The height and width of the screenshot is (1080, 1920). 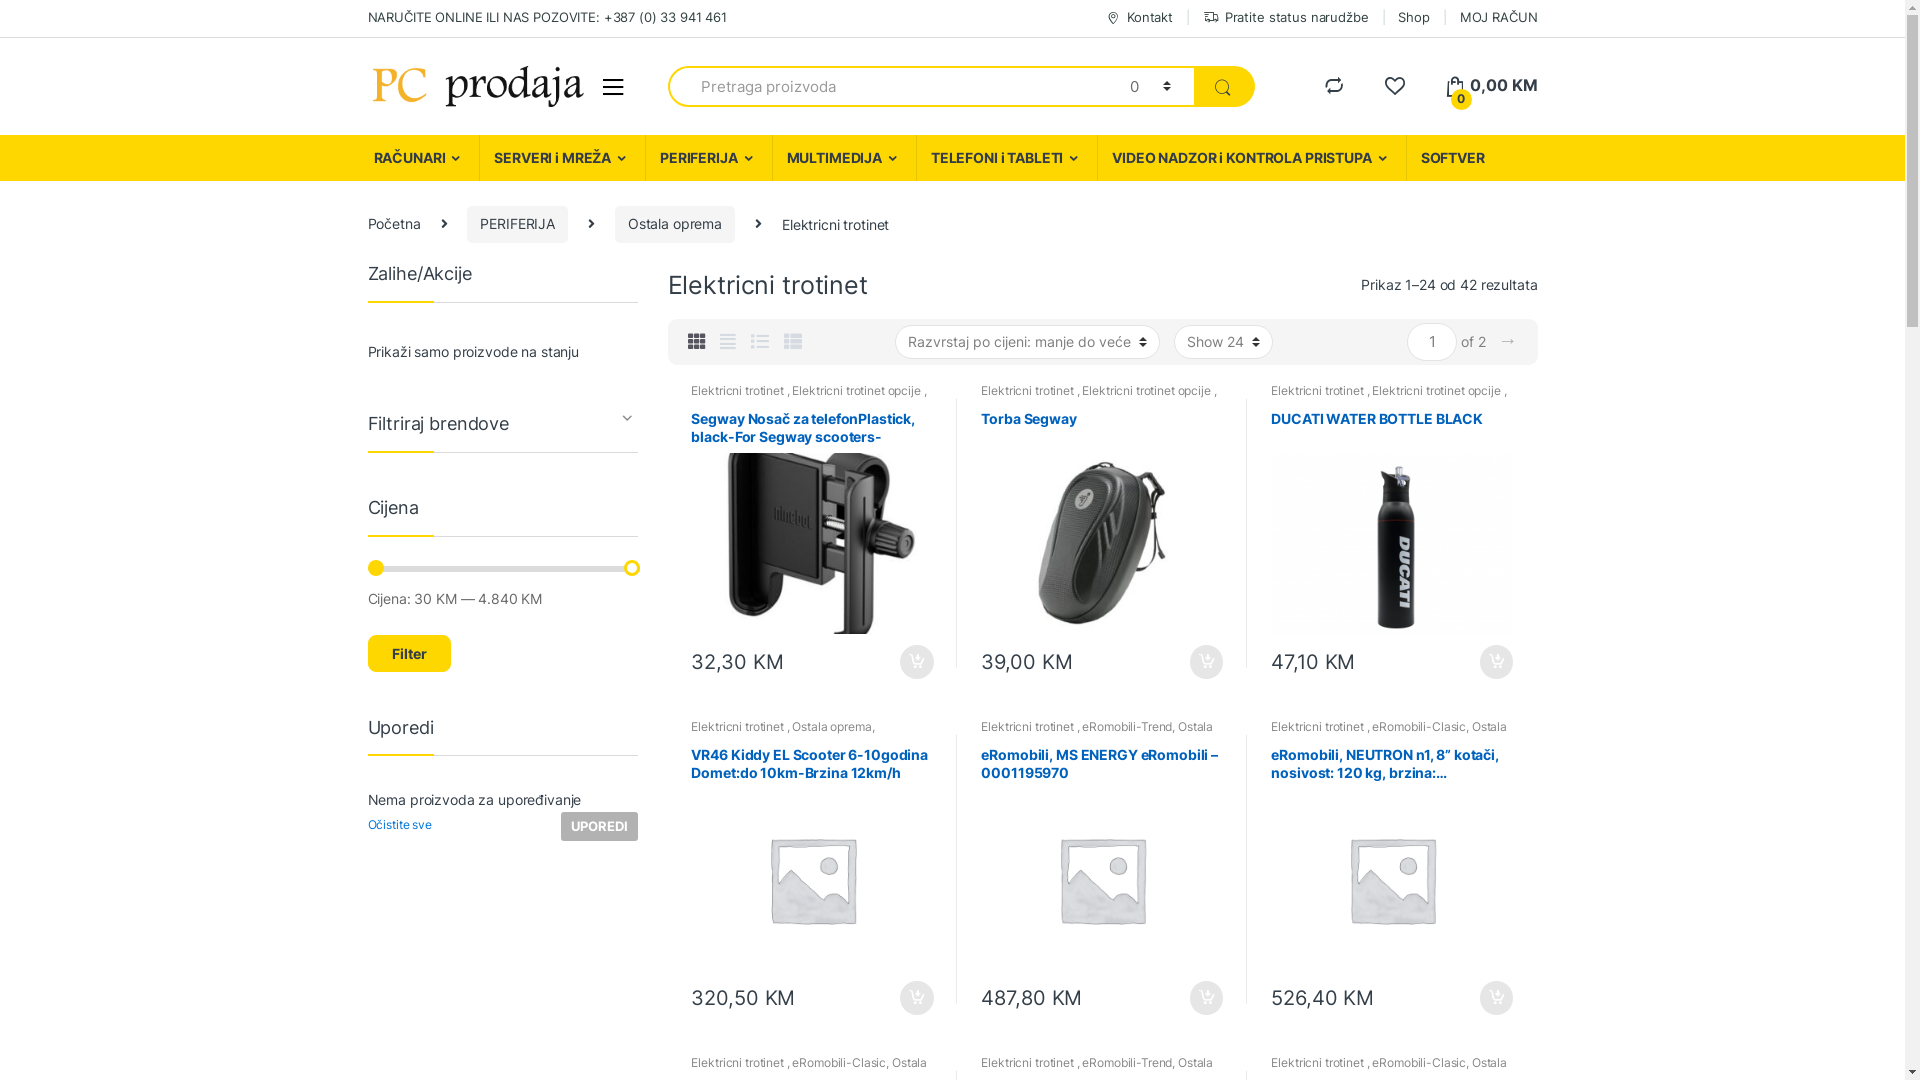 What do you see at coordinates (720, 341) in the screenshot?
I see `'Grid Extended View'` at bounding box center [720, 341].